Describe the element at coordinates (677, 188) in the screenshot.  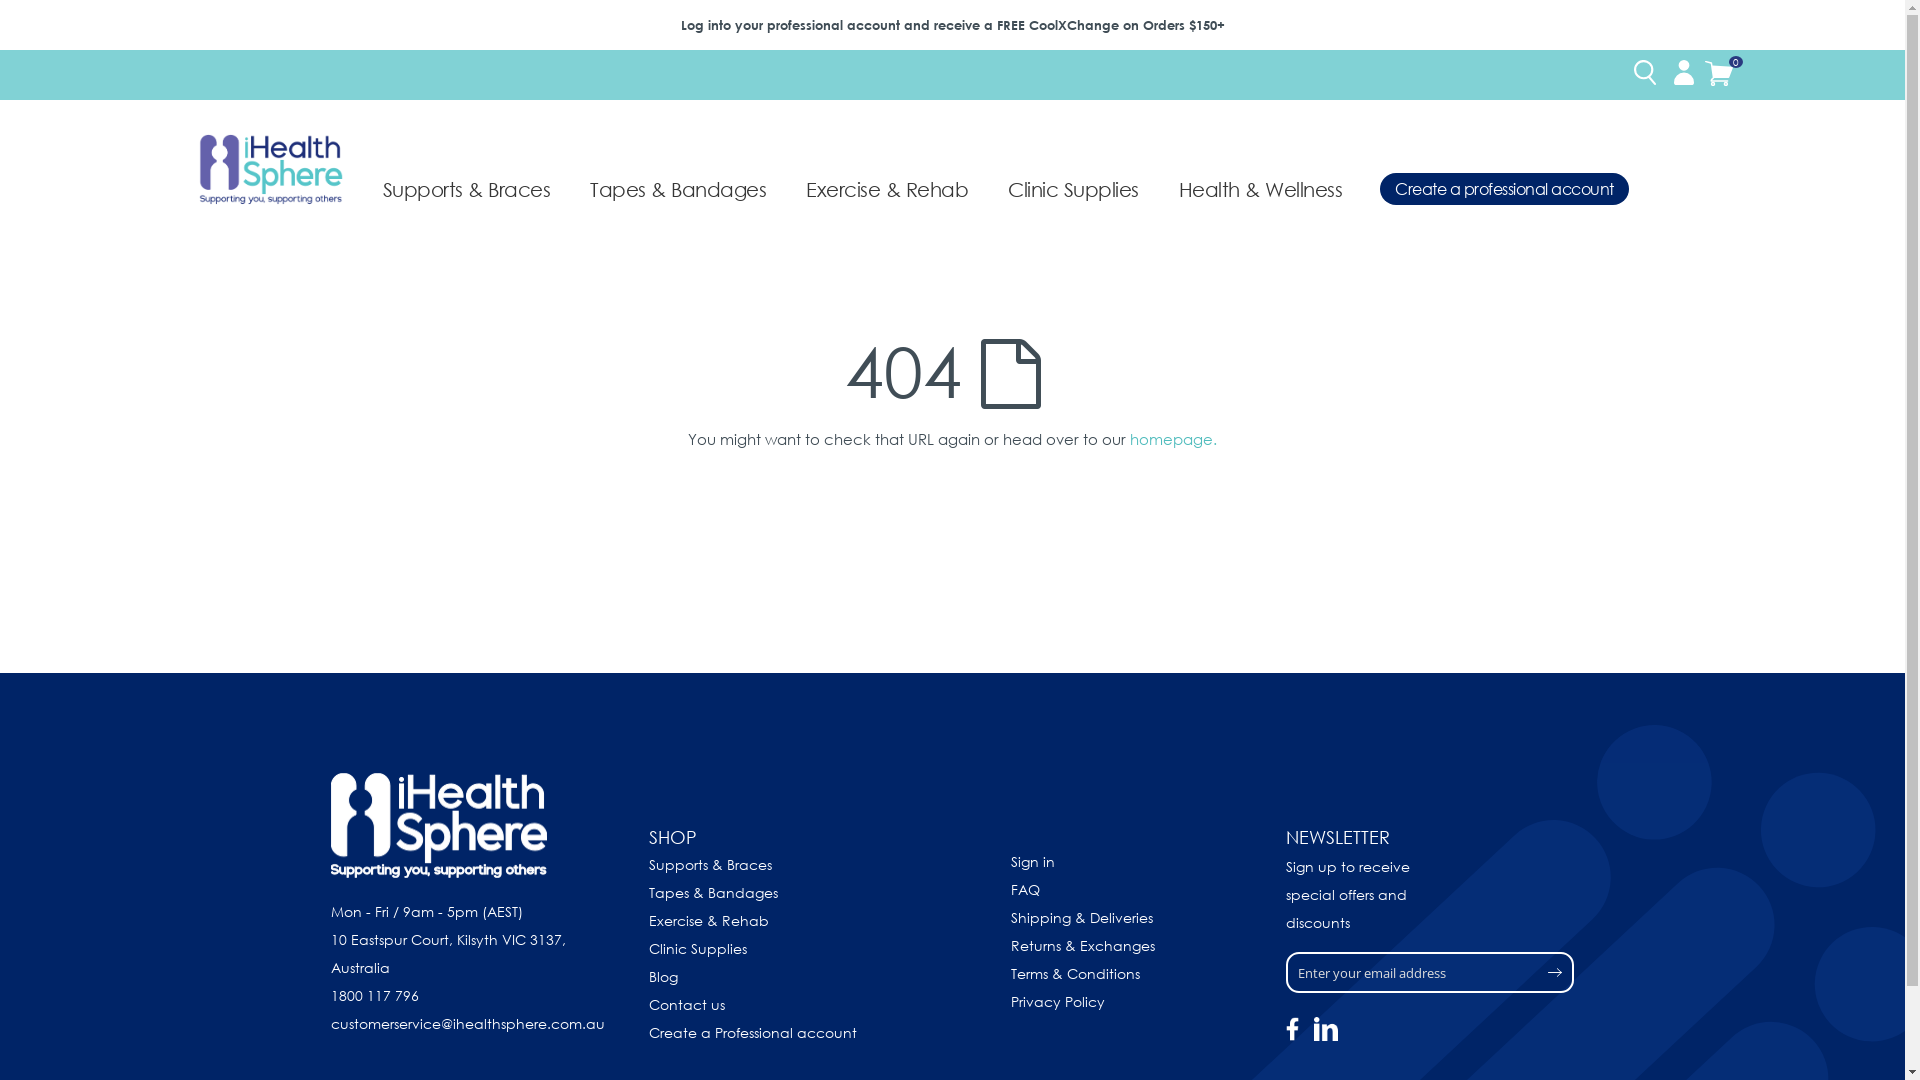
I see `'Tapes & Bandages'` at that location.